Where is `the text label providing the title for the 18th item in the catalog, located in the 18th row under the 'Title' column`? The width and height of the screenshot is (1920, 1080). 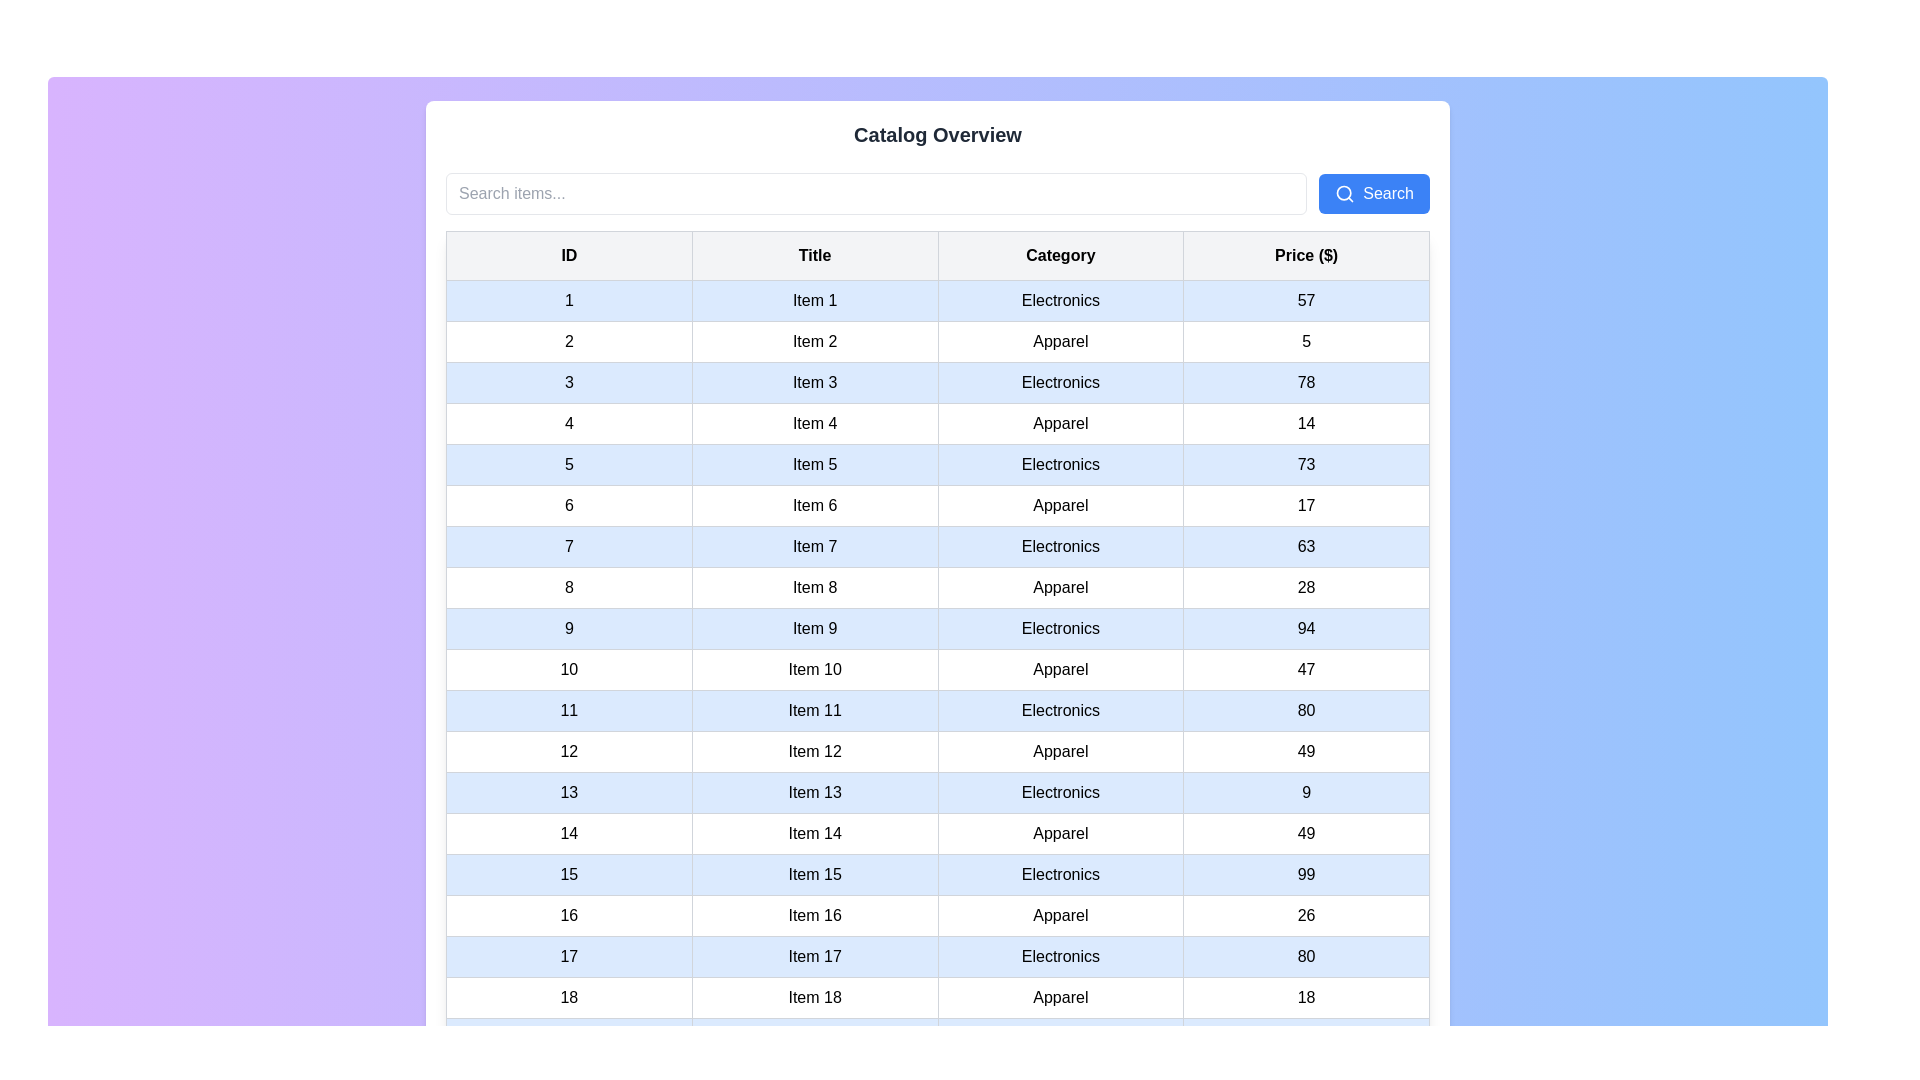 the text label providing the title for the 18th item in the catalog, located in the 18th row under the 'Title' column is located at coordinates (815, 998).